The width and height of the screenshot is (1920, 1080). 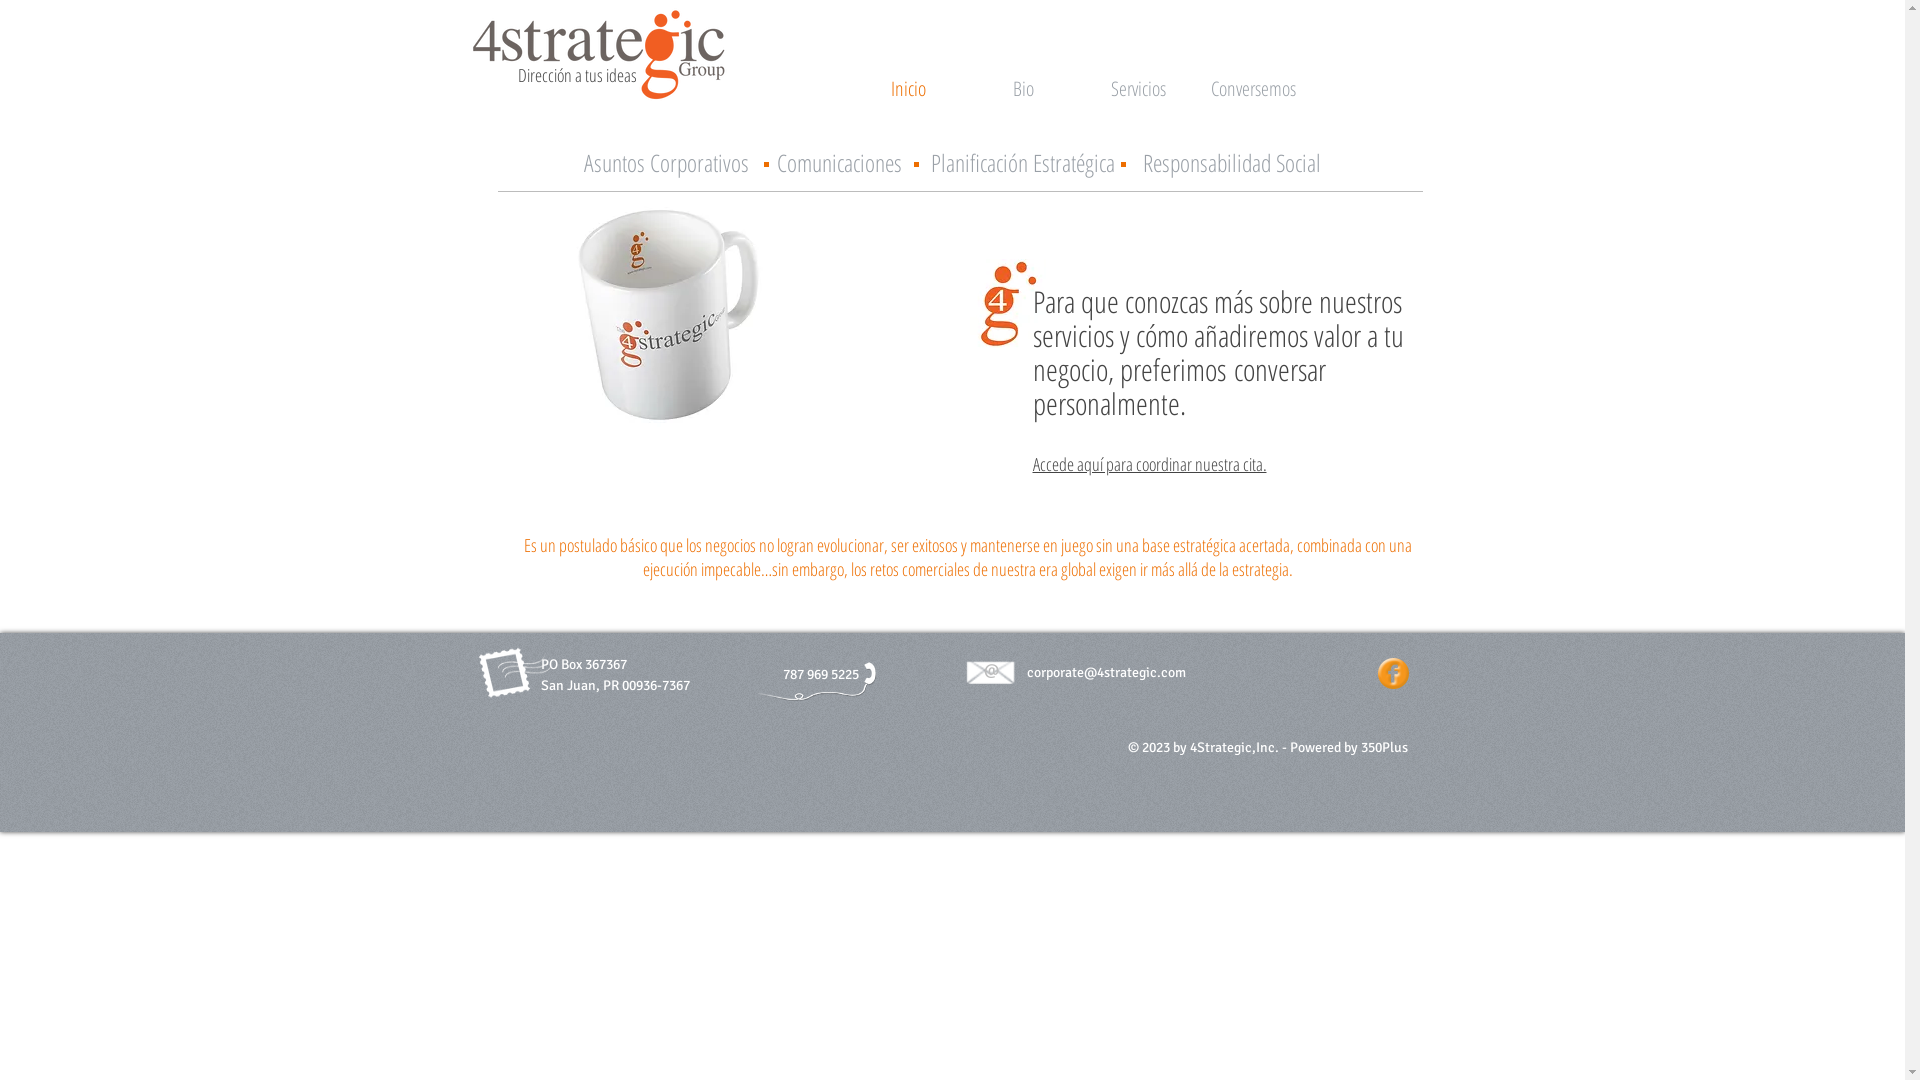 I want to click on 'Inicio', so click(x=906, y=87).